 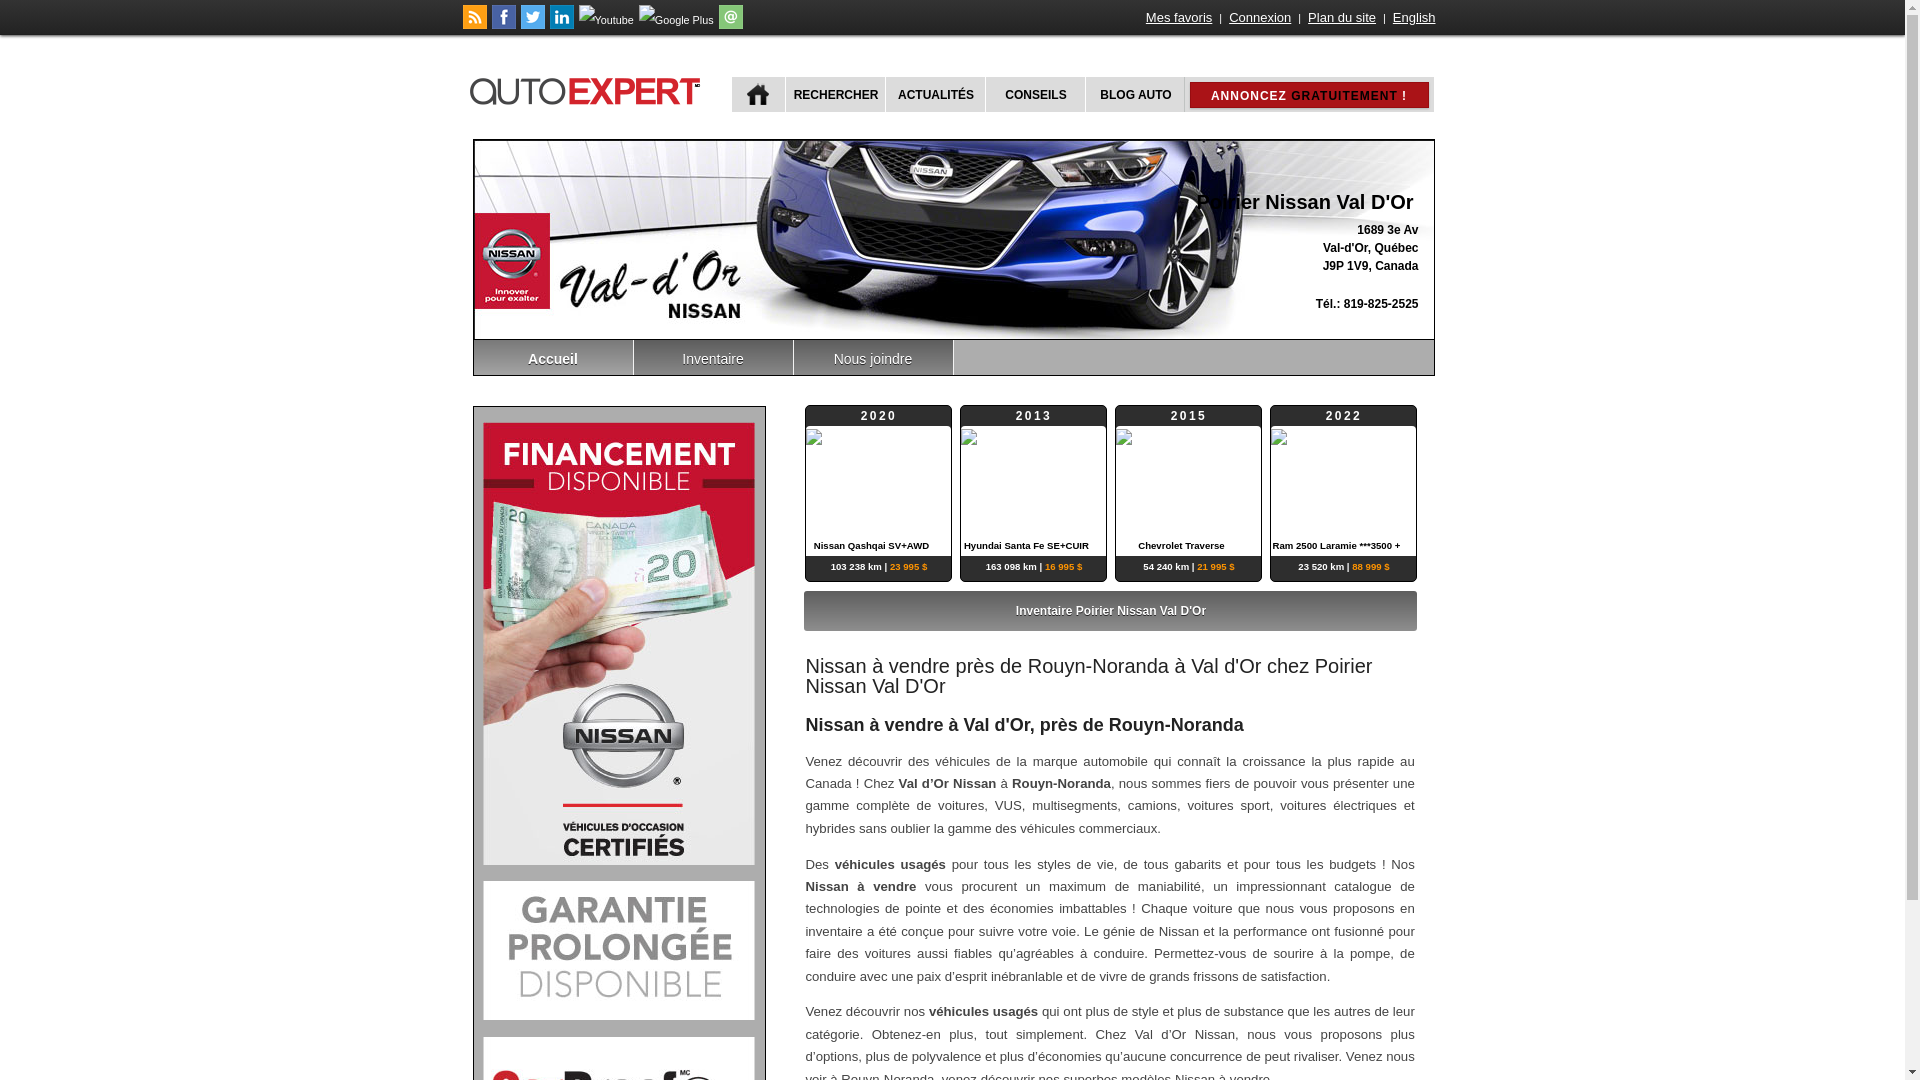 I want to click on 'English', so click(x=1413, y=17).